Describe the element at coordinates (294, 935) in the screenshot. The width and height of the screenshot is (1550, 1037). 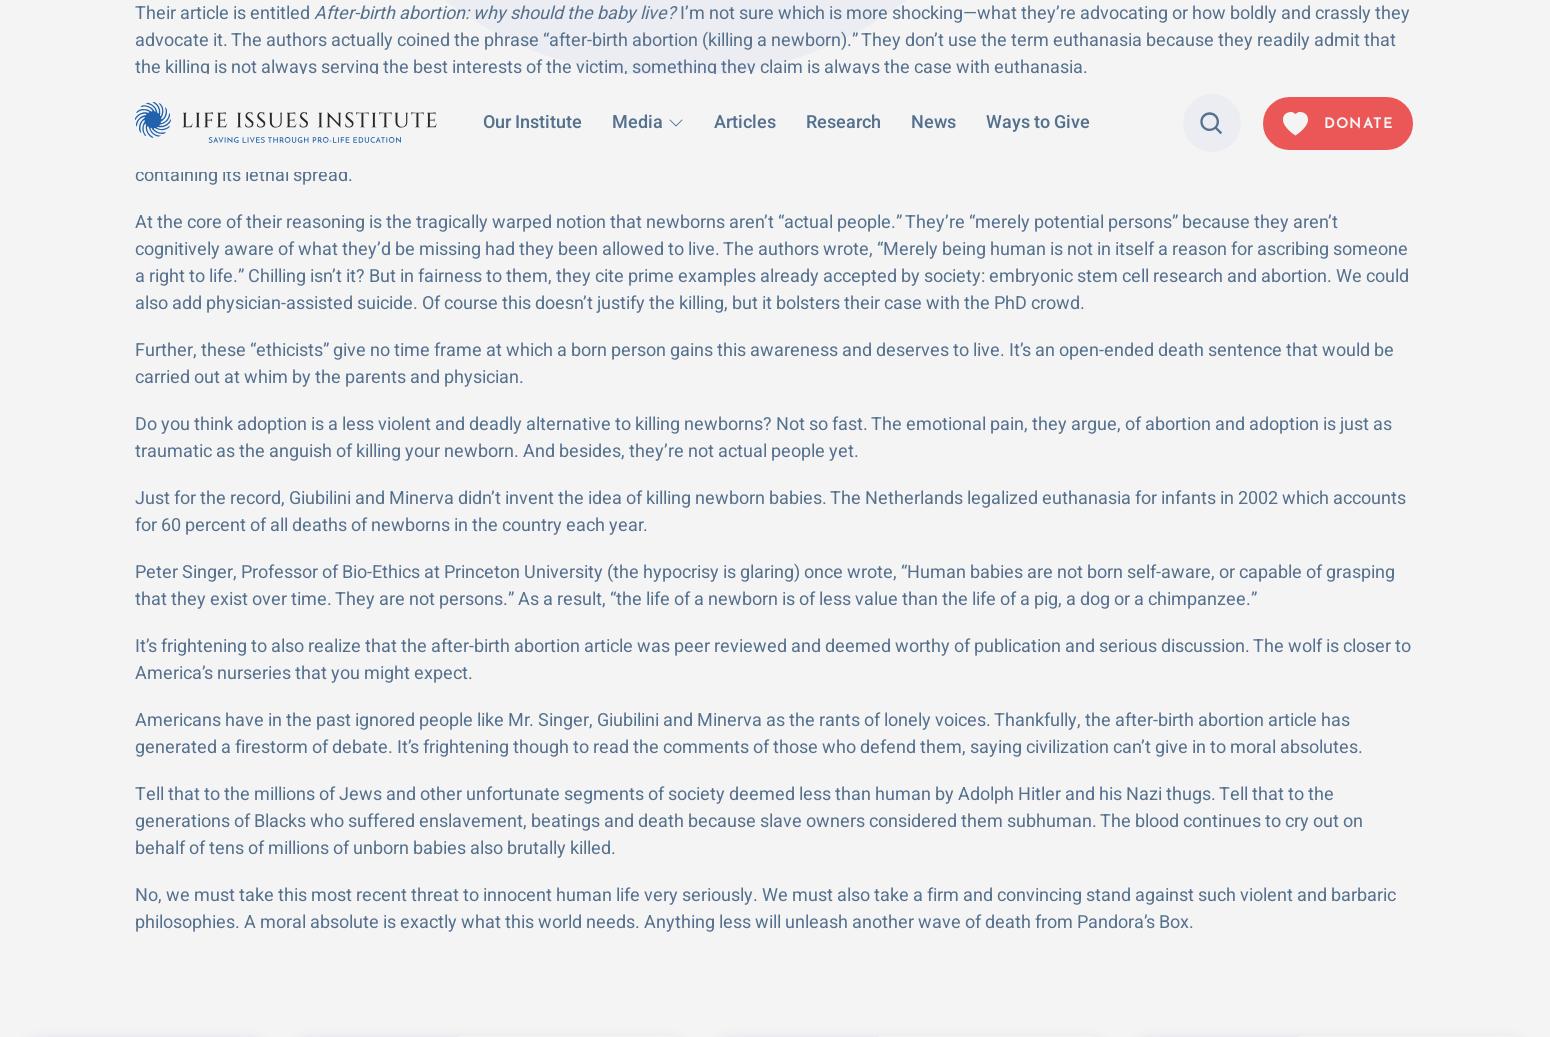
I see `'Life Issues Institute'` at that location.